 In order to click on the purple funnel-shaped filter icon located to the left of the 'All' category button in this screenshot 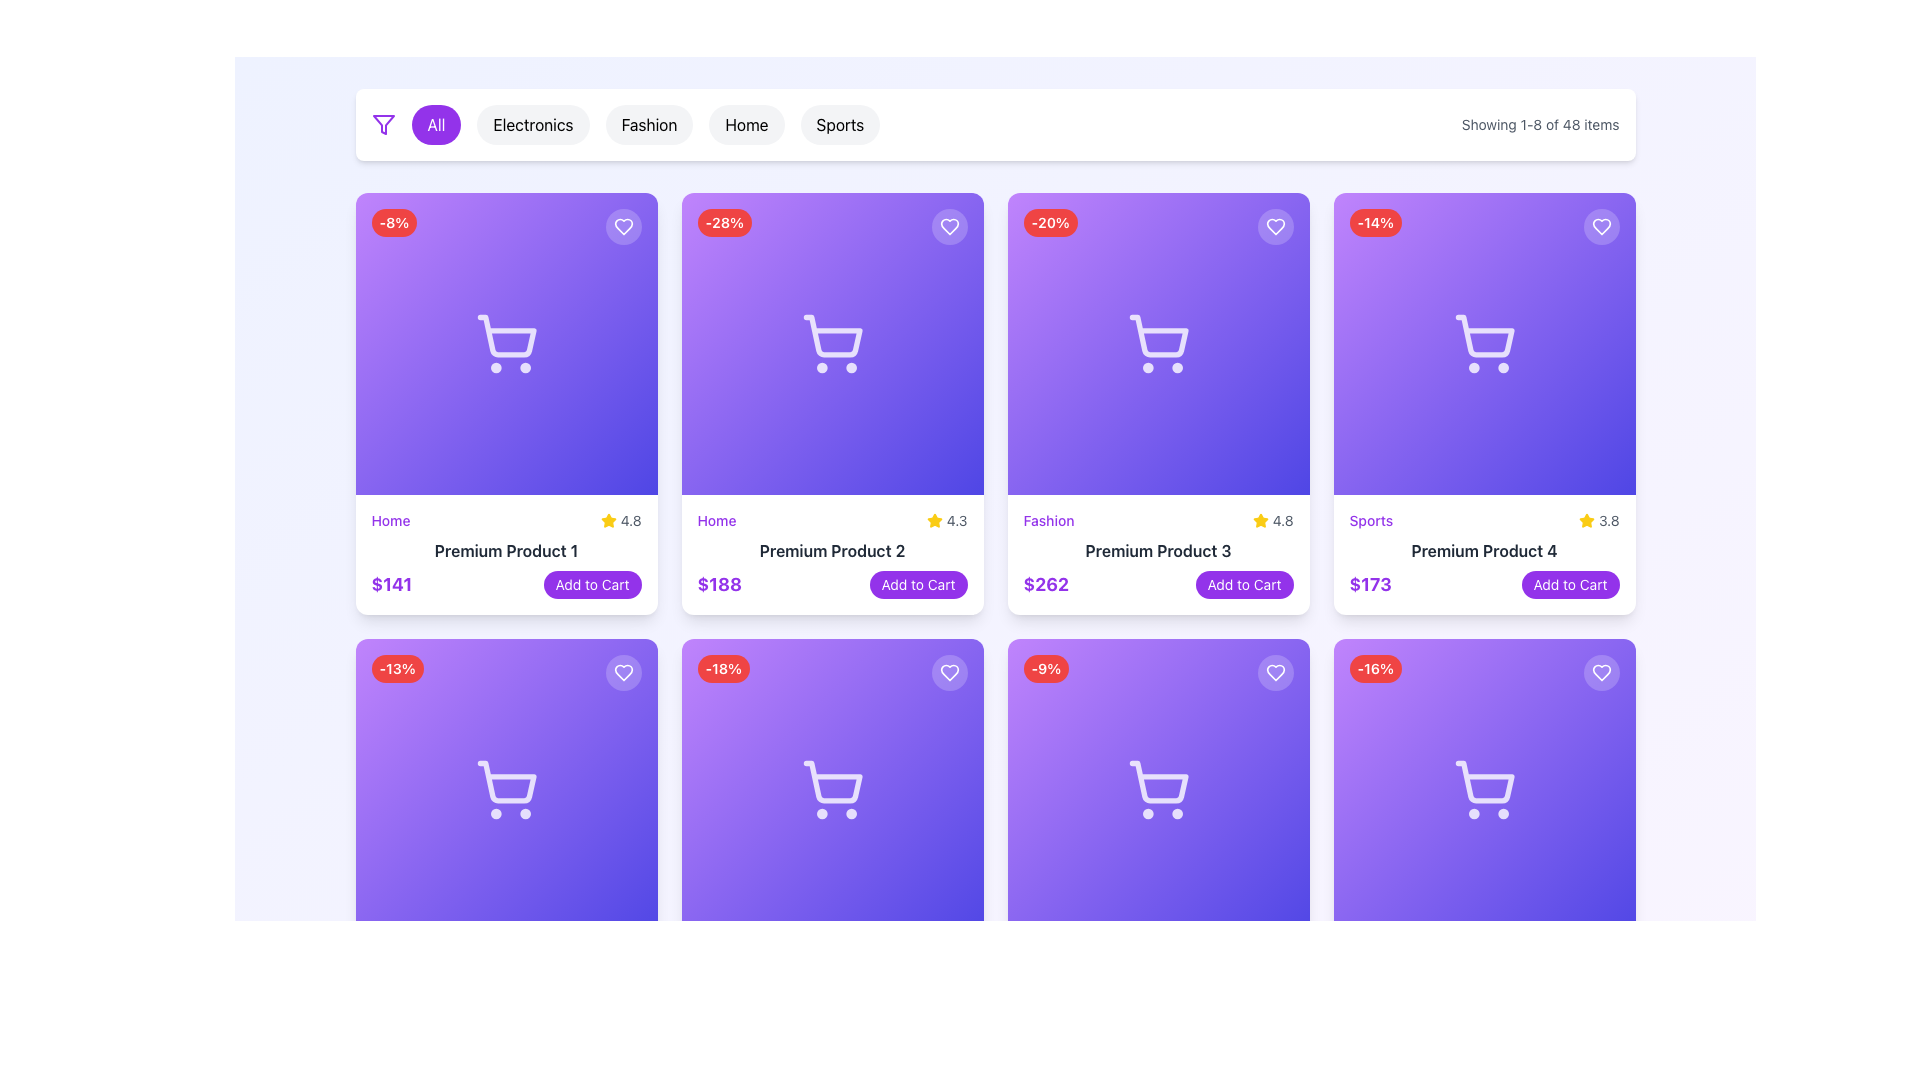, I will do `click(383, 124)`.